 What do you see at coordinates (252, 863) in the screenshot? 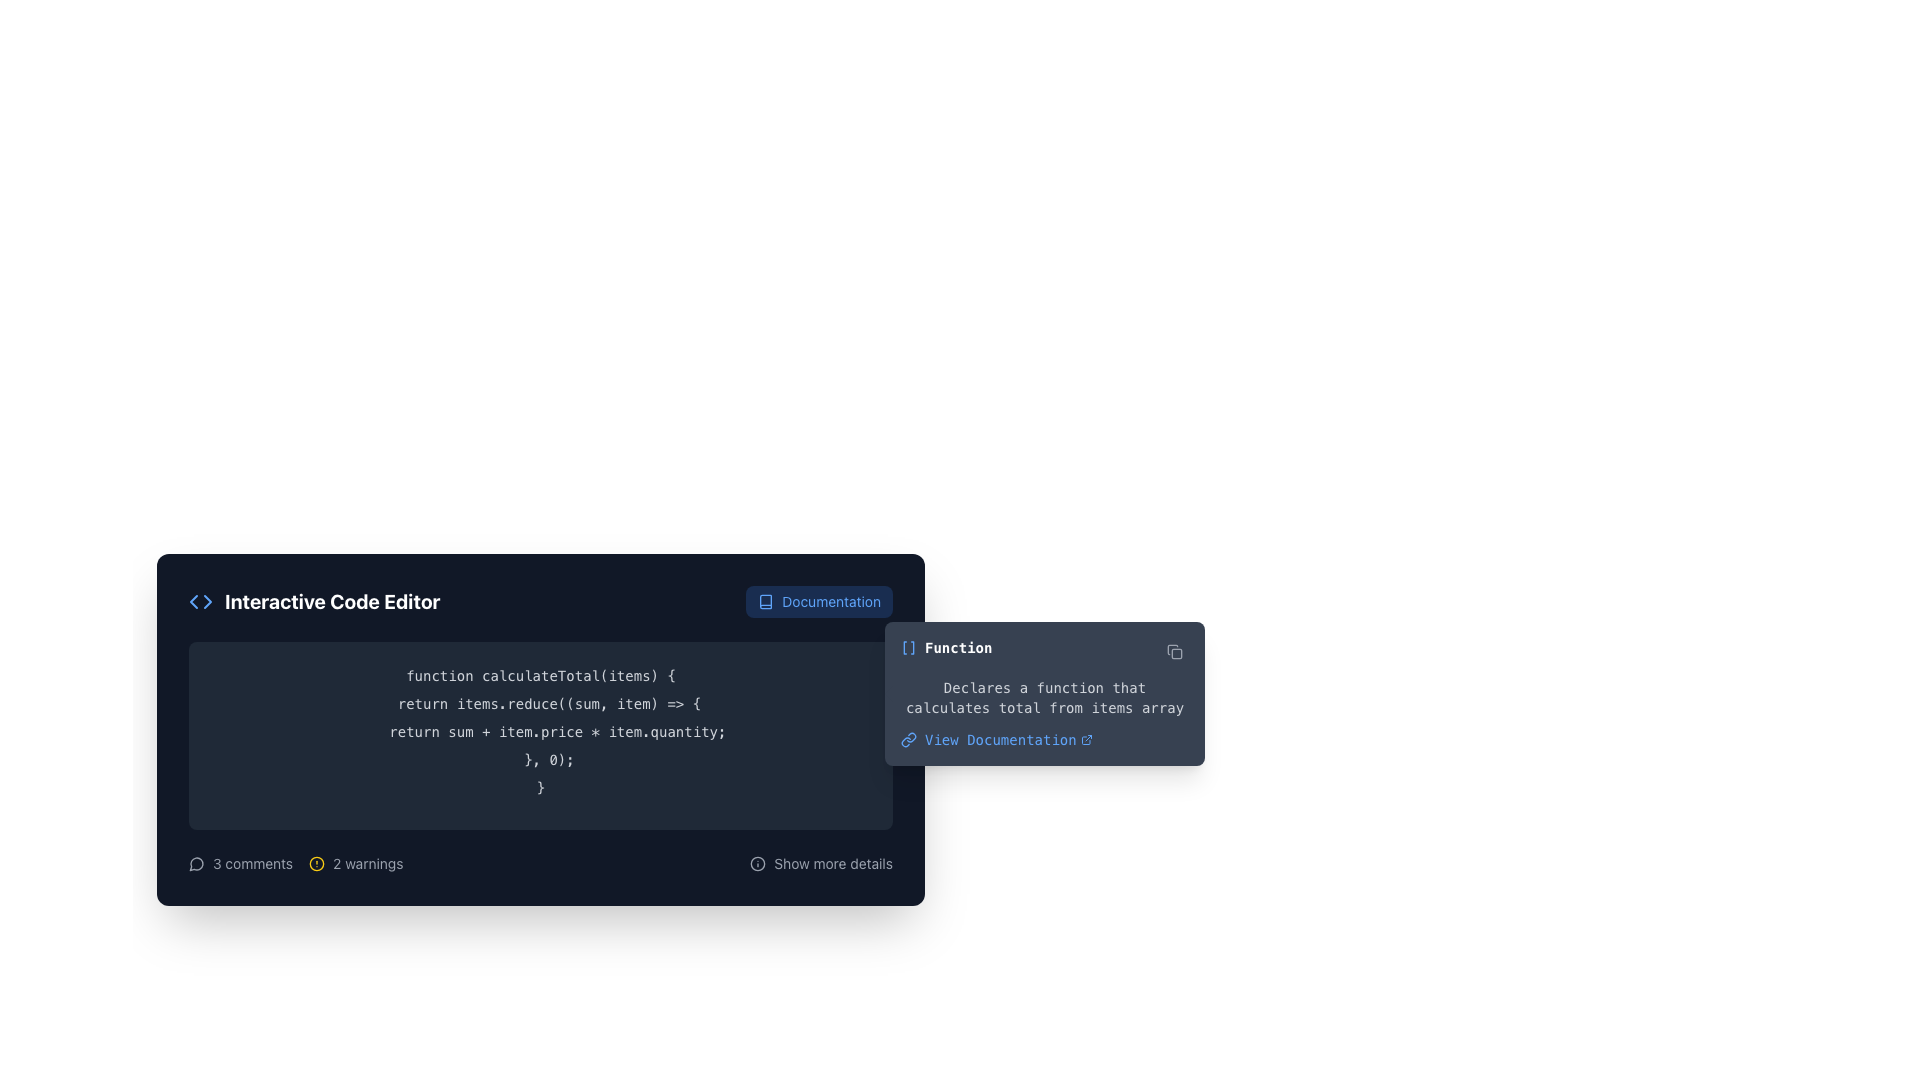
I see `text label displaying '3 comments' located in the bottom-left section of the interface, next to the chat bubble icon` at bounding box center [252, 863].